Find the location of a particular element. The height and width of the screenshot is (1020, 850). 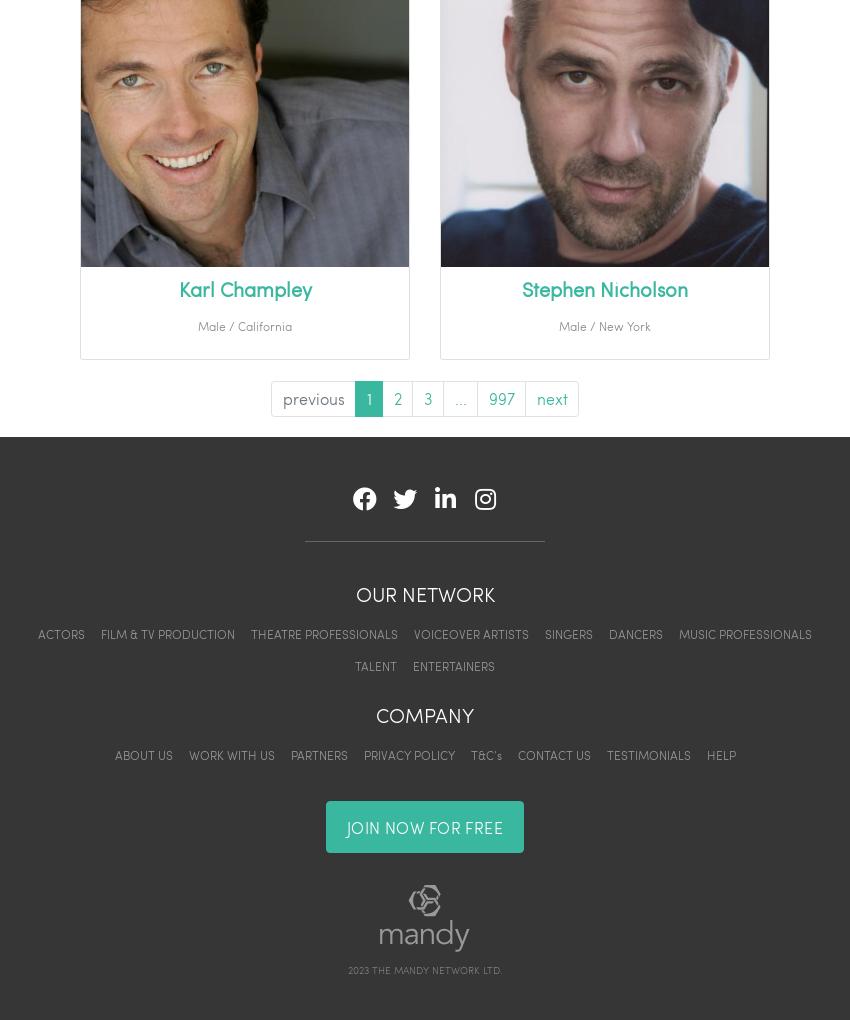

'1' is located at coordinates (367, 398).